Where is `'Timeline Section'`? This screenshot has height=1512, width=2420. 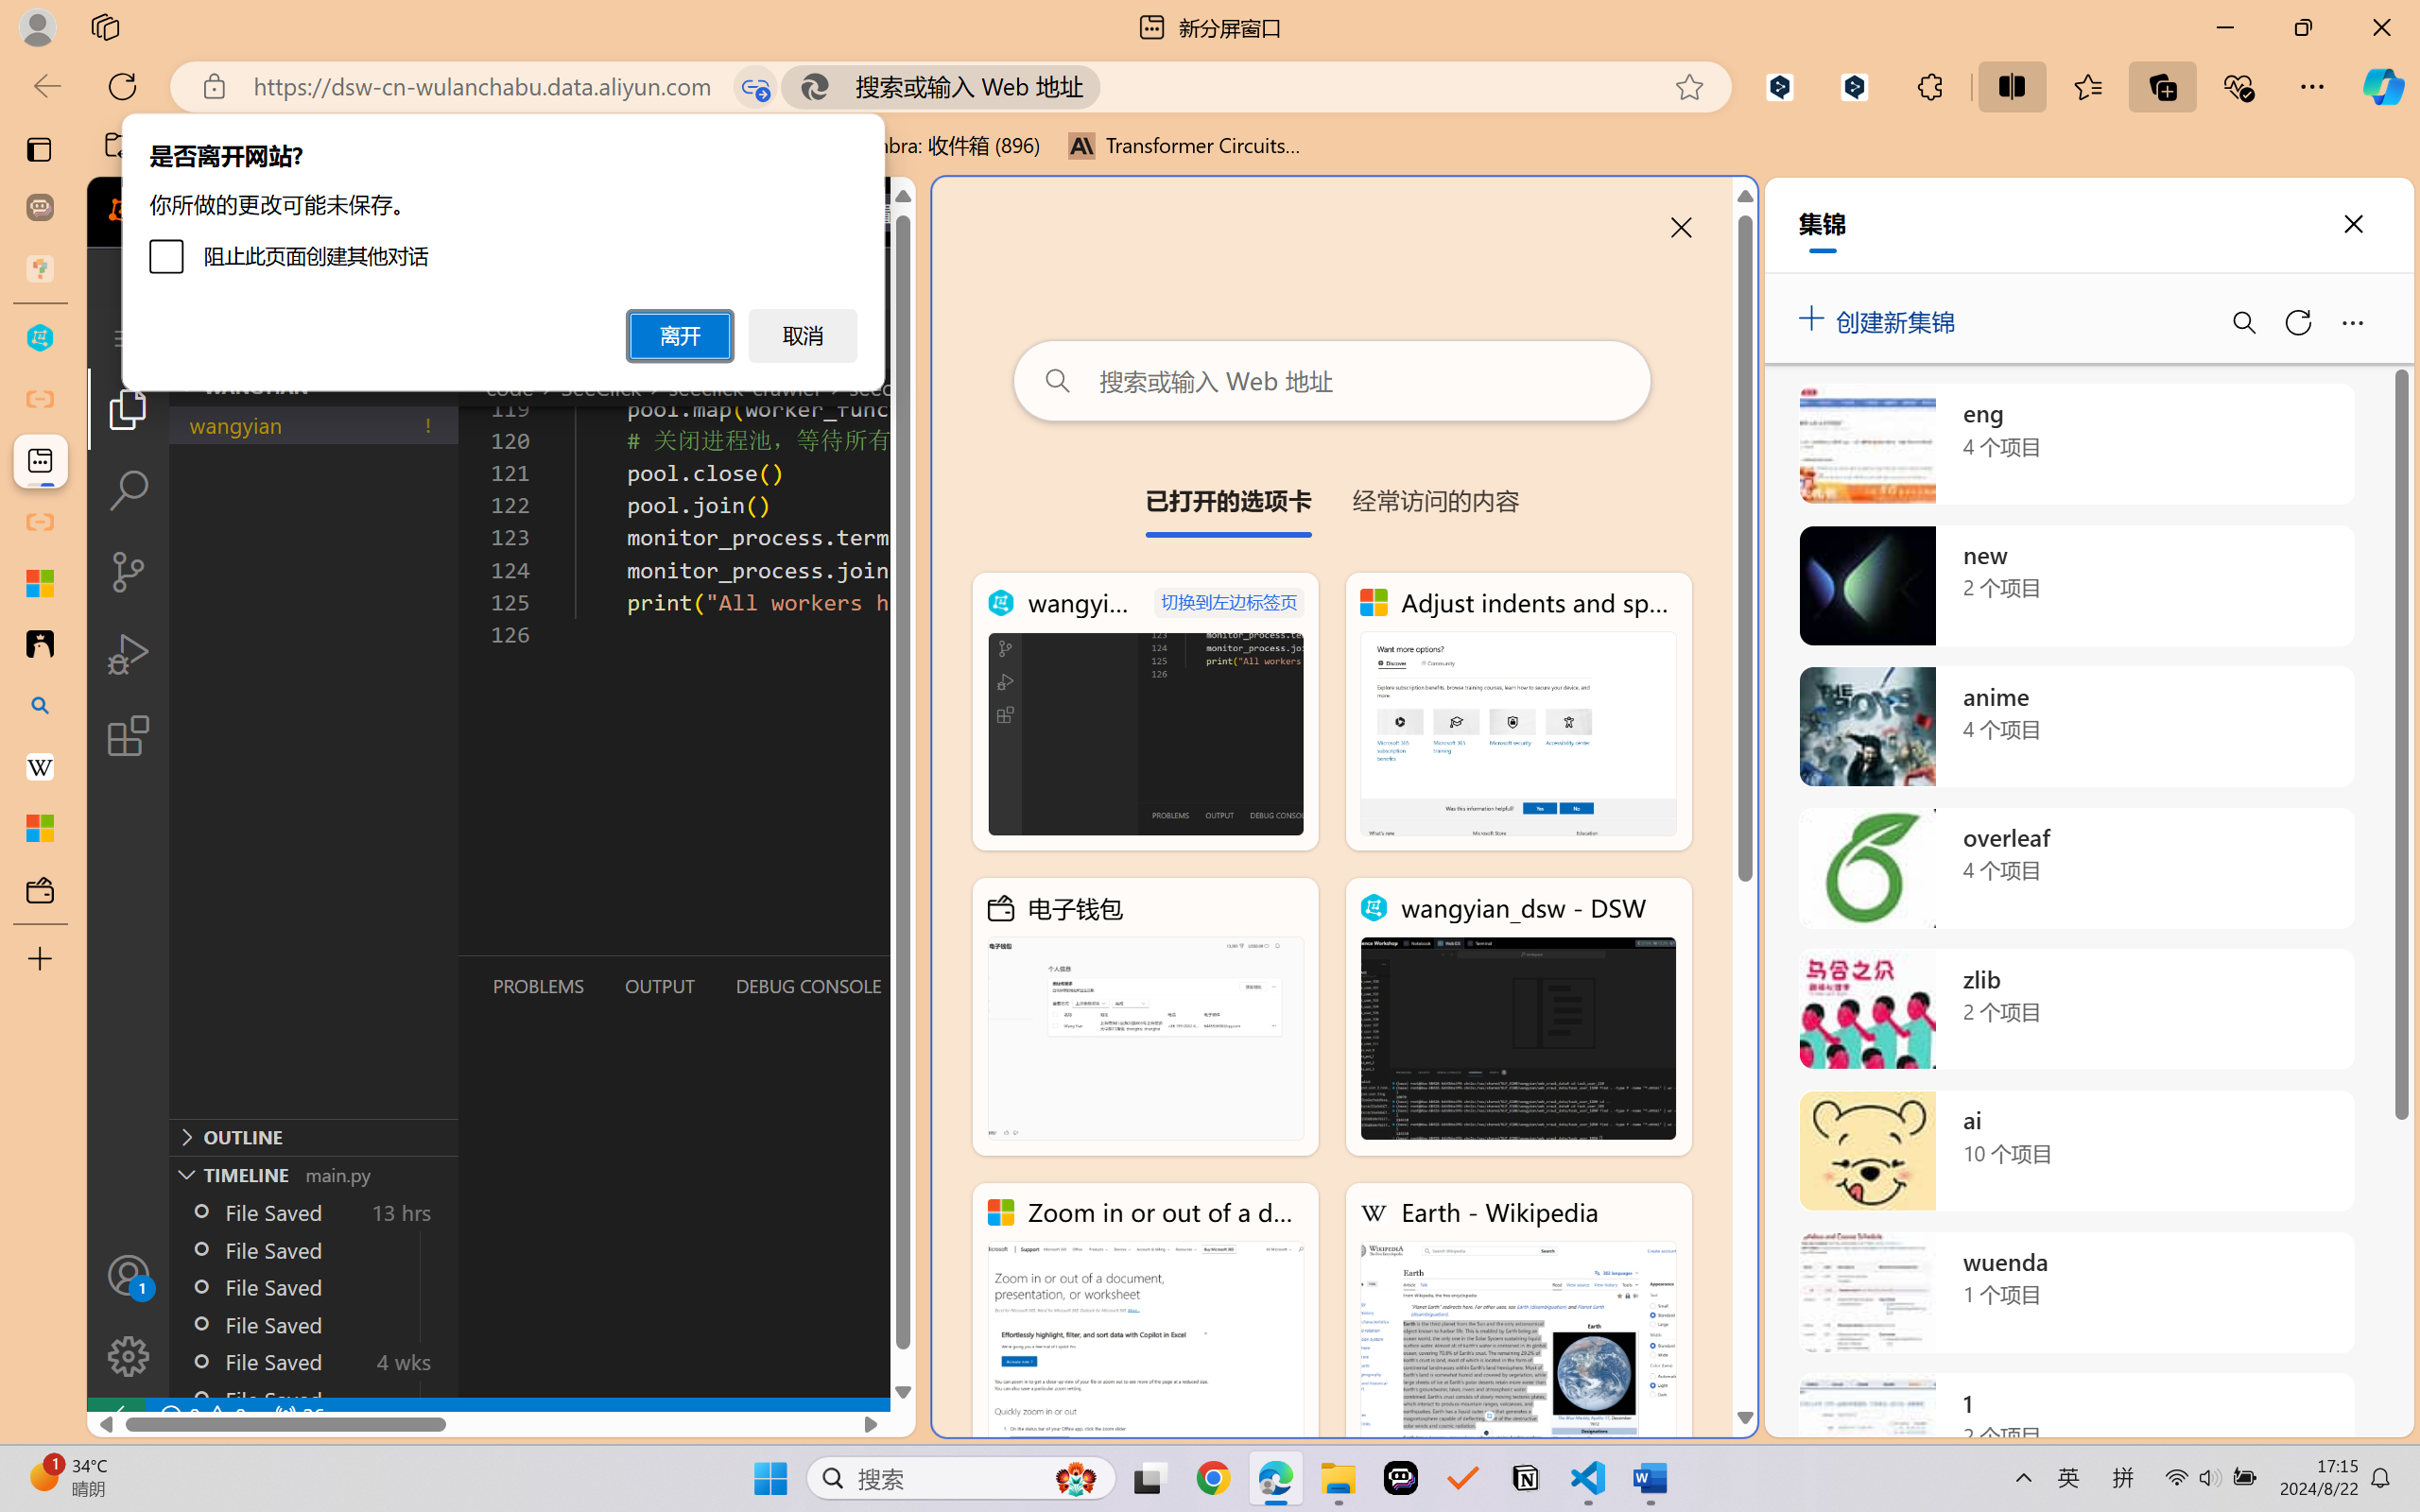
'Timeline Section' is located at coordinates (313, 1174).